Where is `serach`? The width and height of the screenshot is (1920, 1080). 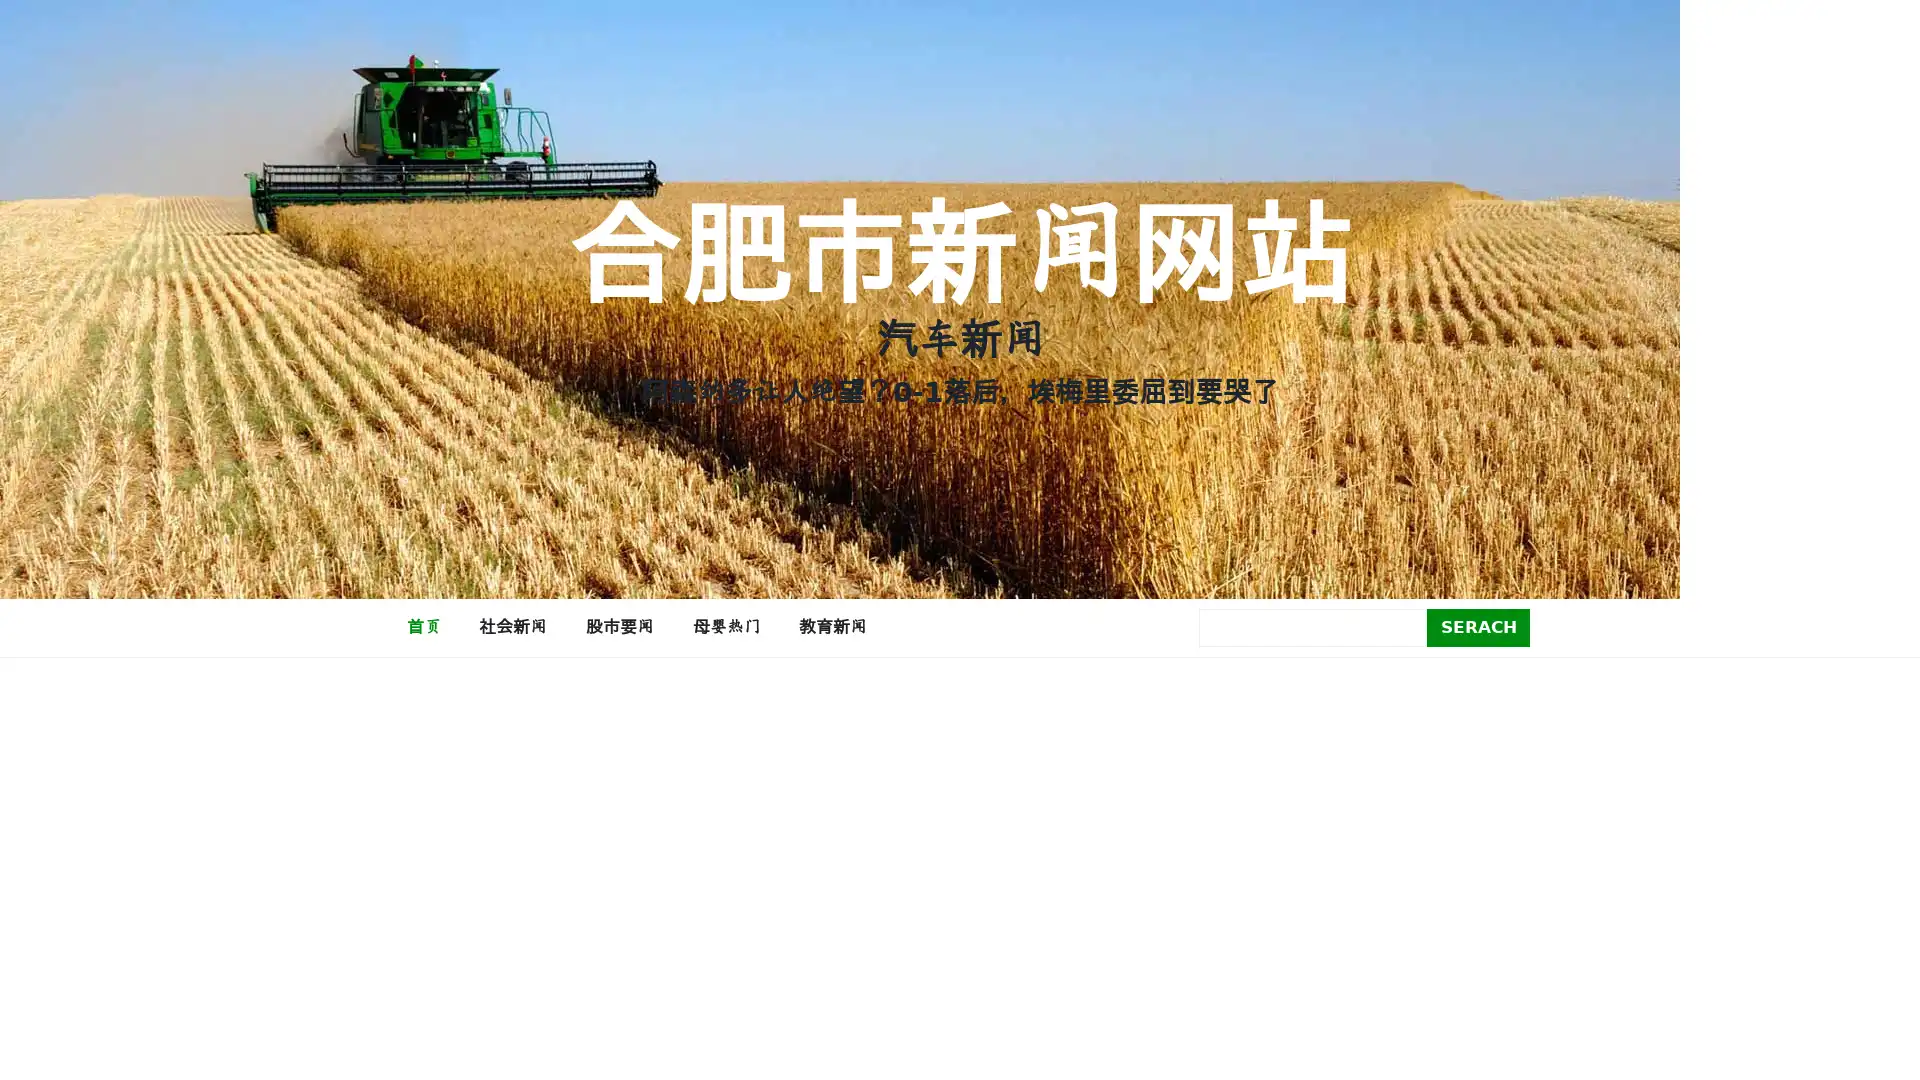 serach is located at coordinates (1478, 626).